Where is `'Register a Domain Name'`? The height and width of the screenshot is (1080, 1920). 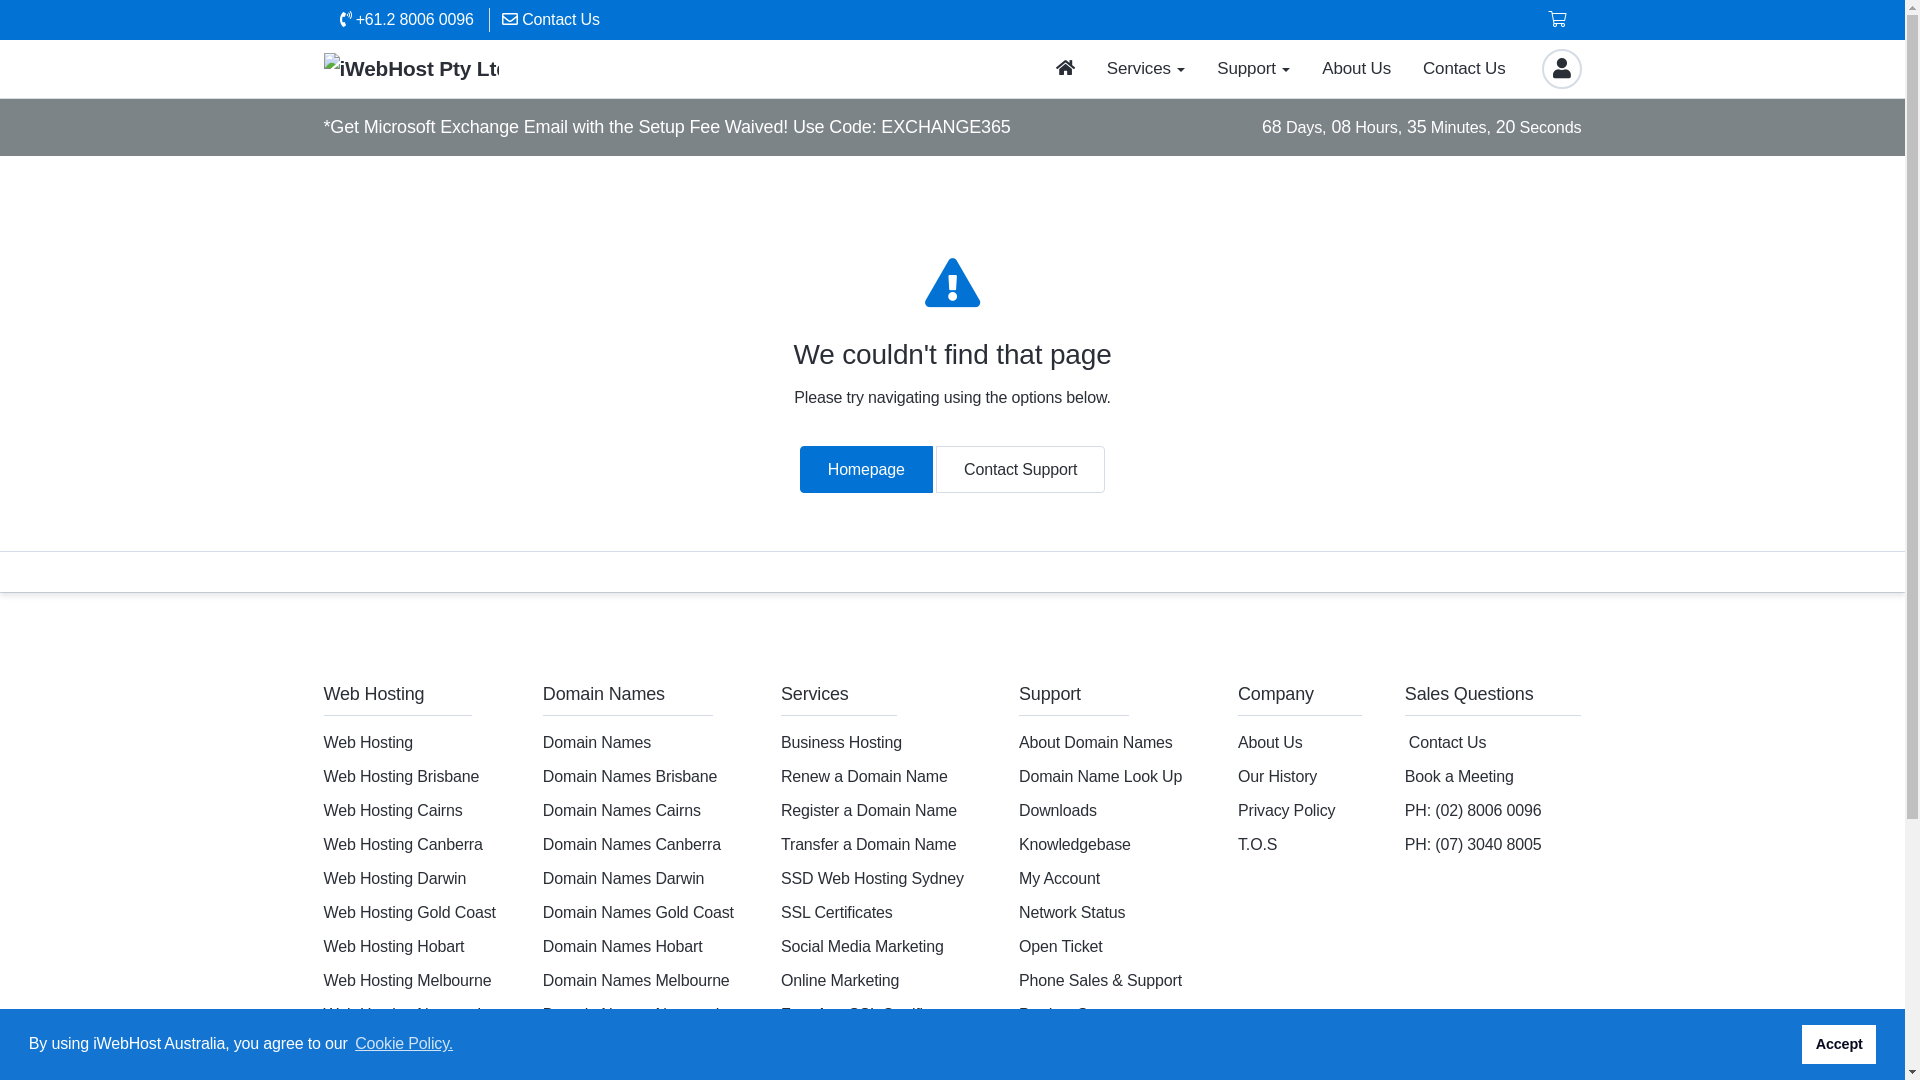
'Register a Domain Name' is located at coordinates (868, 810).